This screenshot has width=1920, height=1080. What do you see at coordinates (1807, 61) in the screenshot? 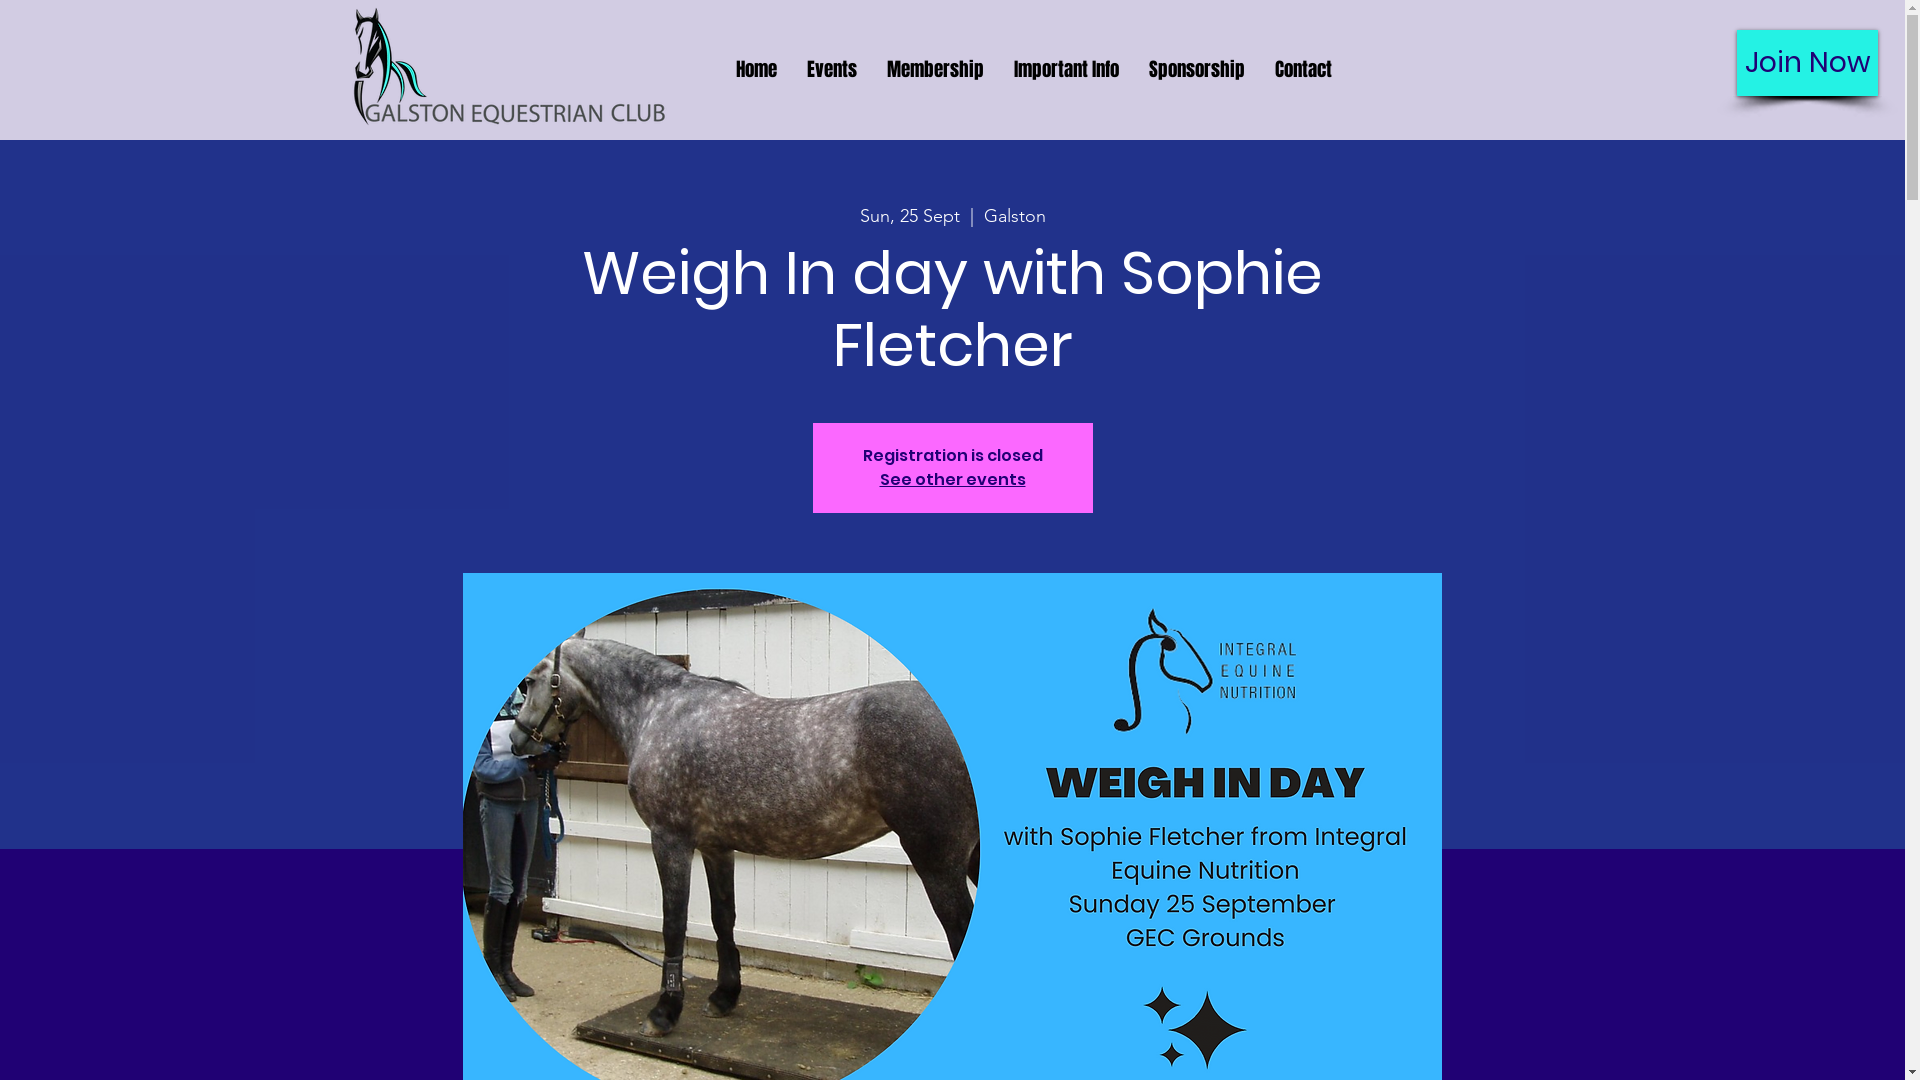
I see `'Join Now'` at bounding box center [1807, 61].